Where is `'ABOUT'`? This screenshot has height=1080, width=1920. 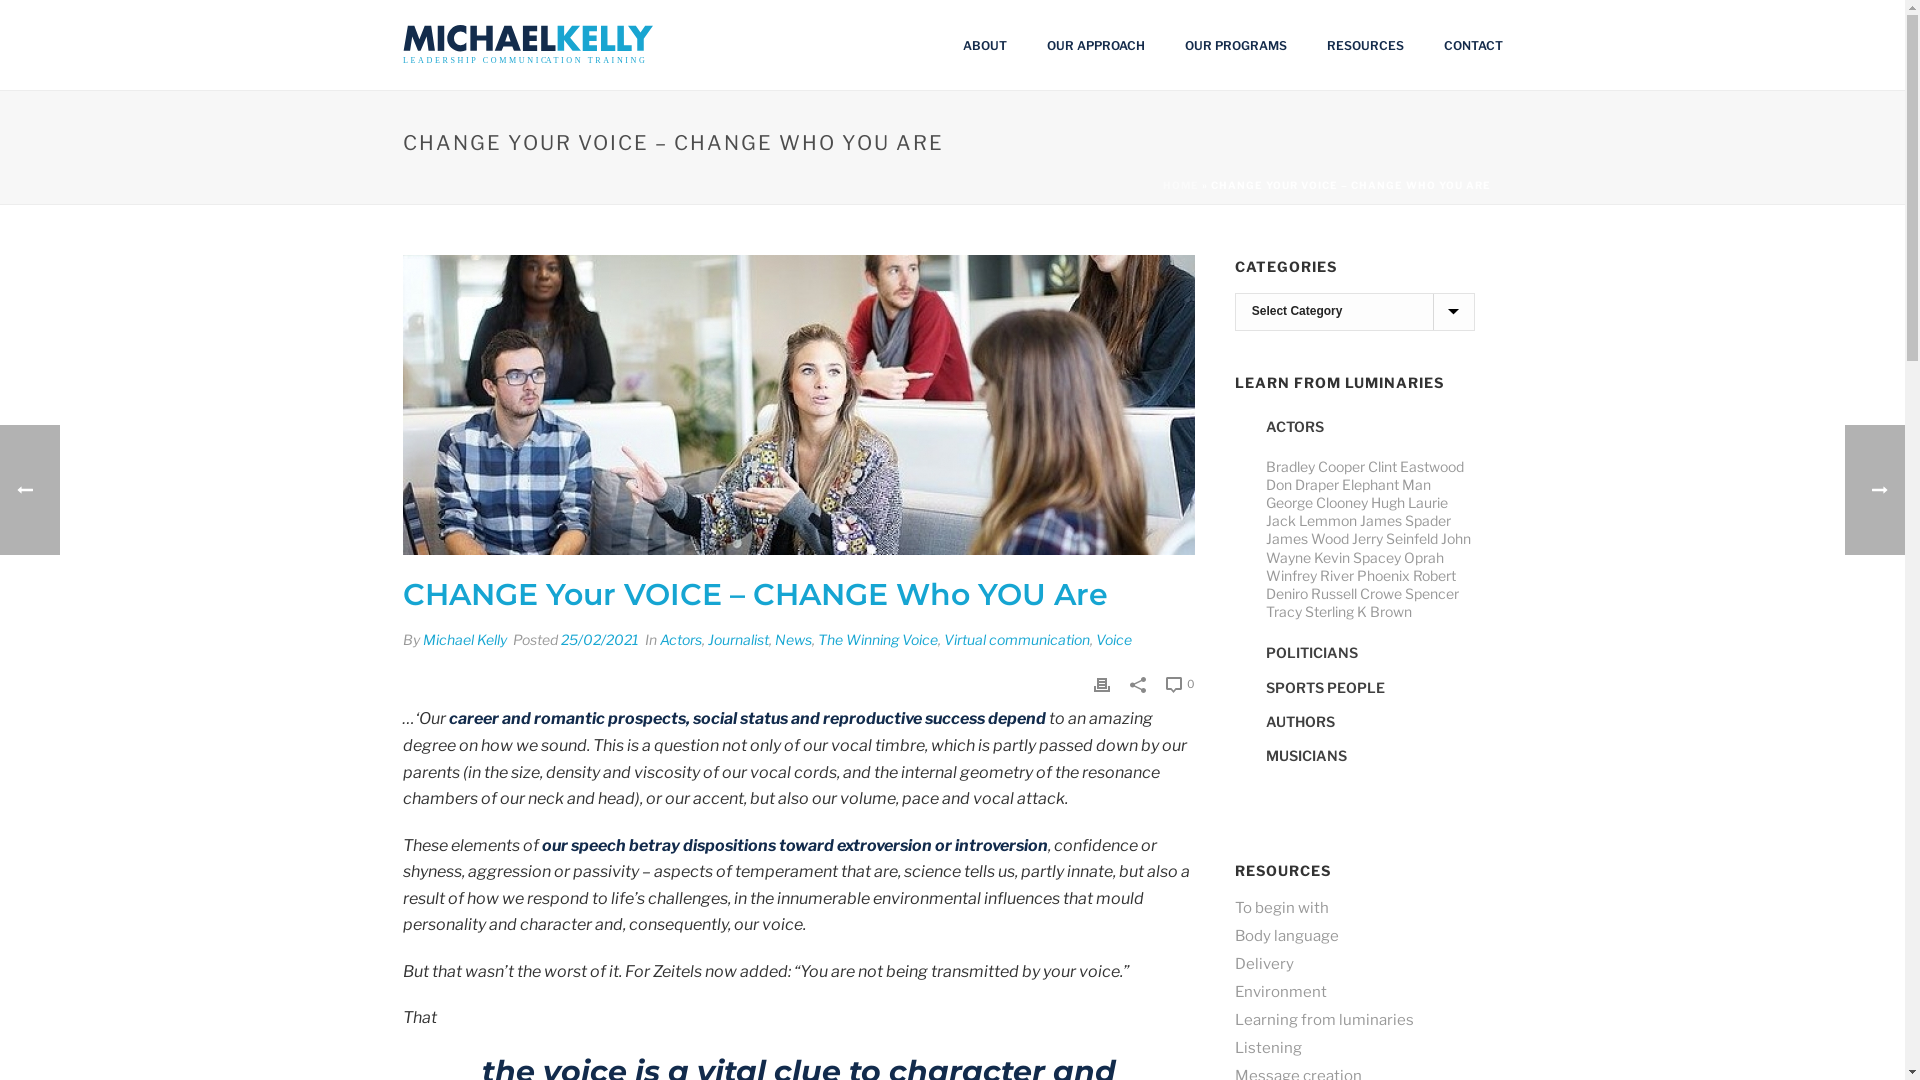 'ABOUT' is located at coordinates (983, 45).